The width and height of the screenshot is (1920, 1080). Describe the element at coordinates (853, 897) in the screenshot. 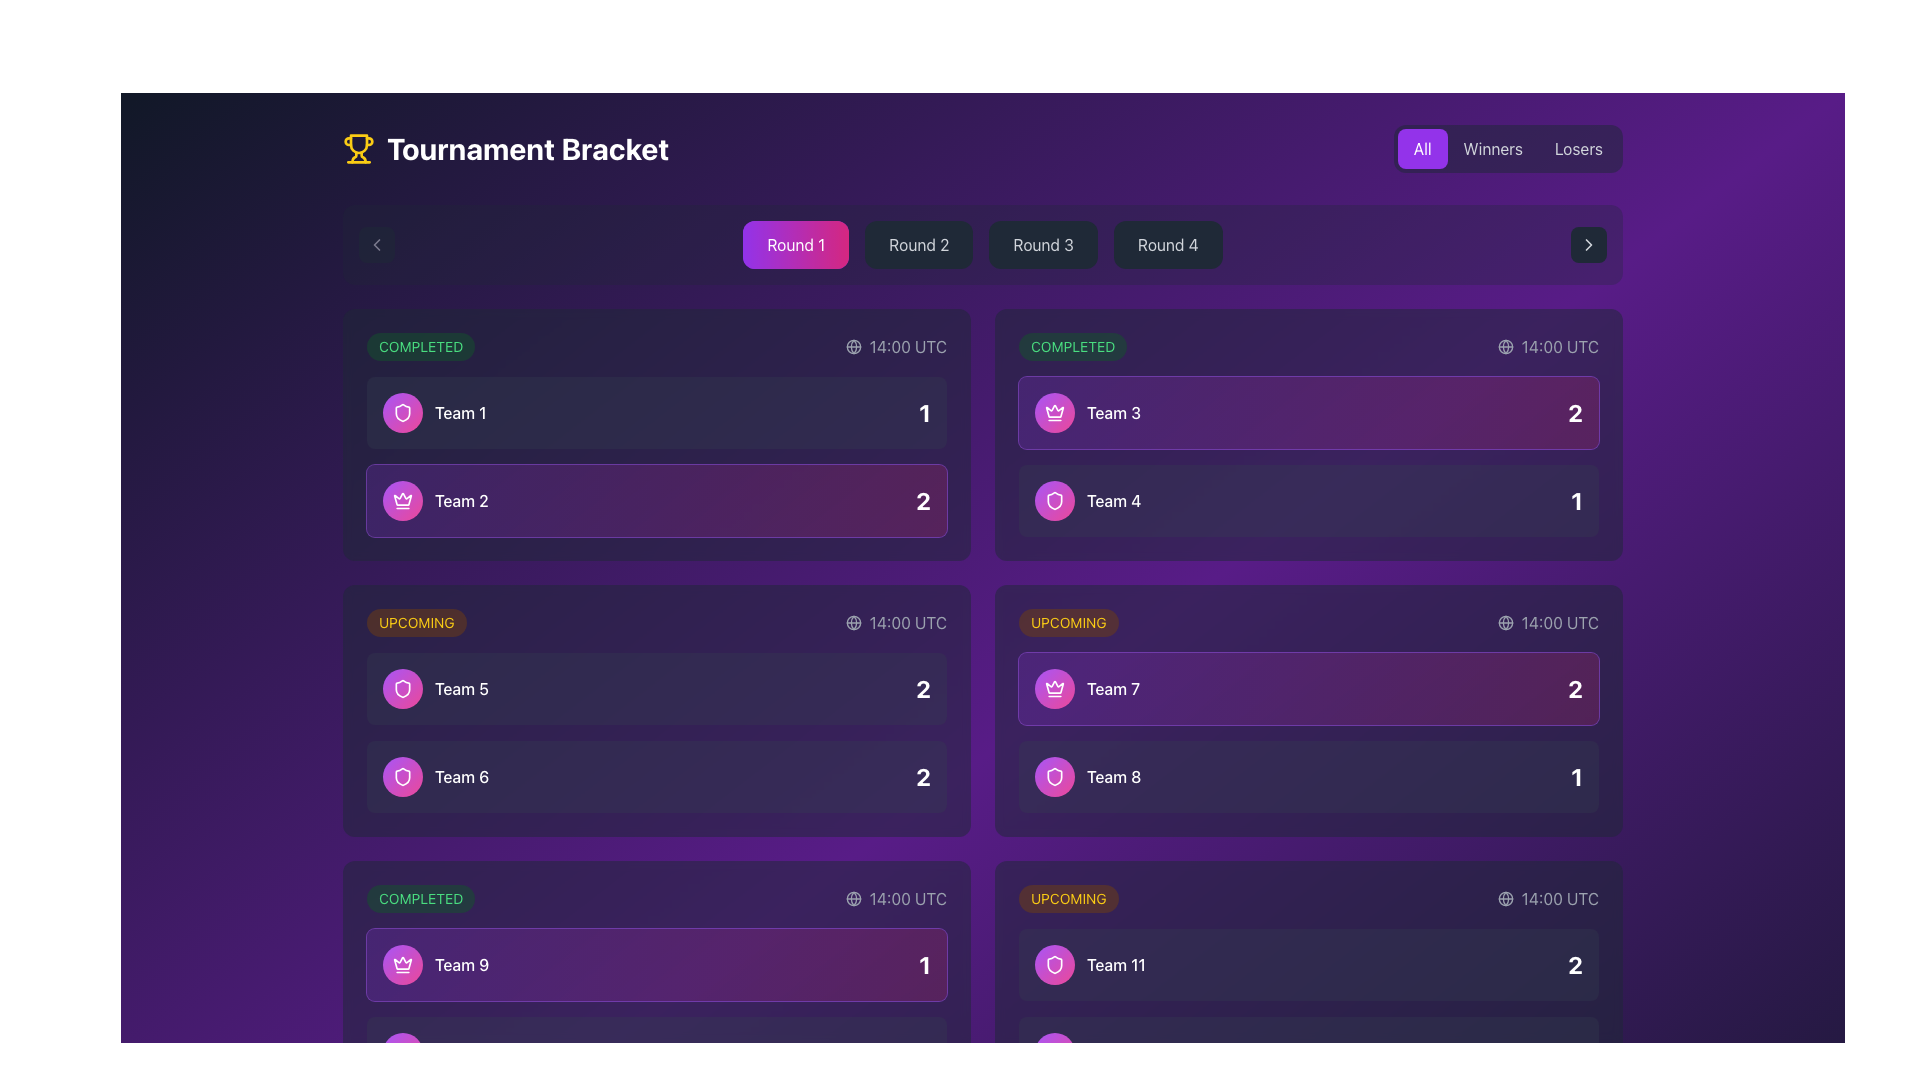

I see `the globe icon that precedes the '14:00 UTC' text, which is a light gray circular figure with intersecting lines representing a world map` at that location.